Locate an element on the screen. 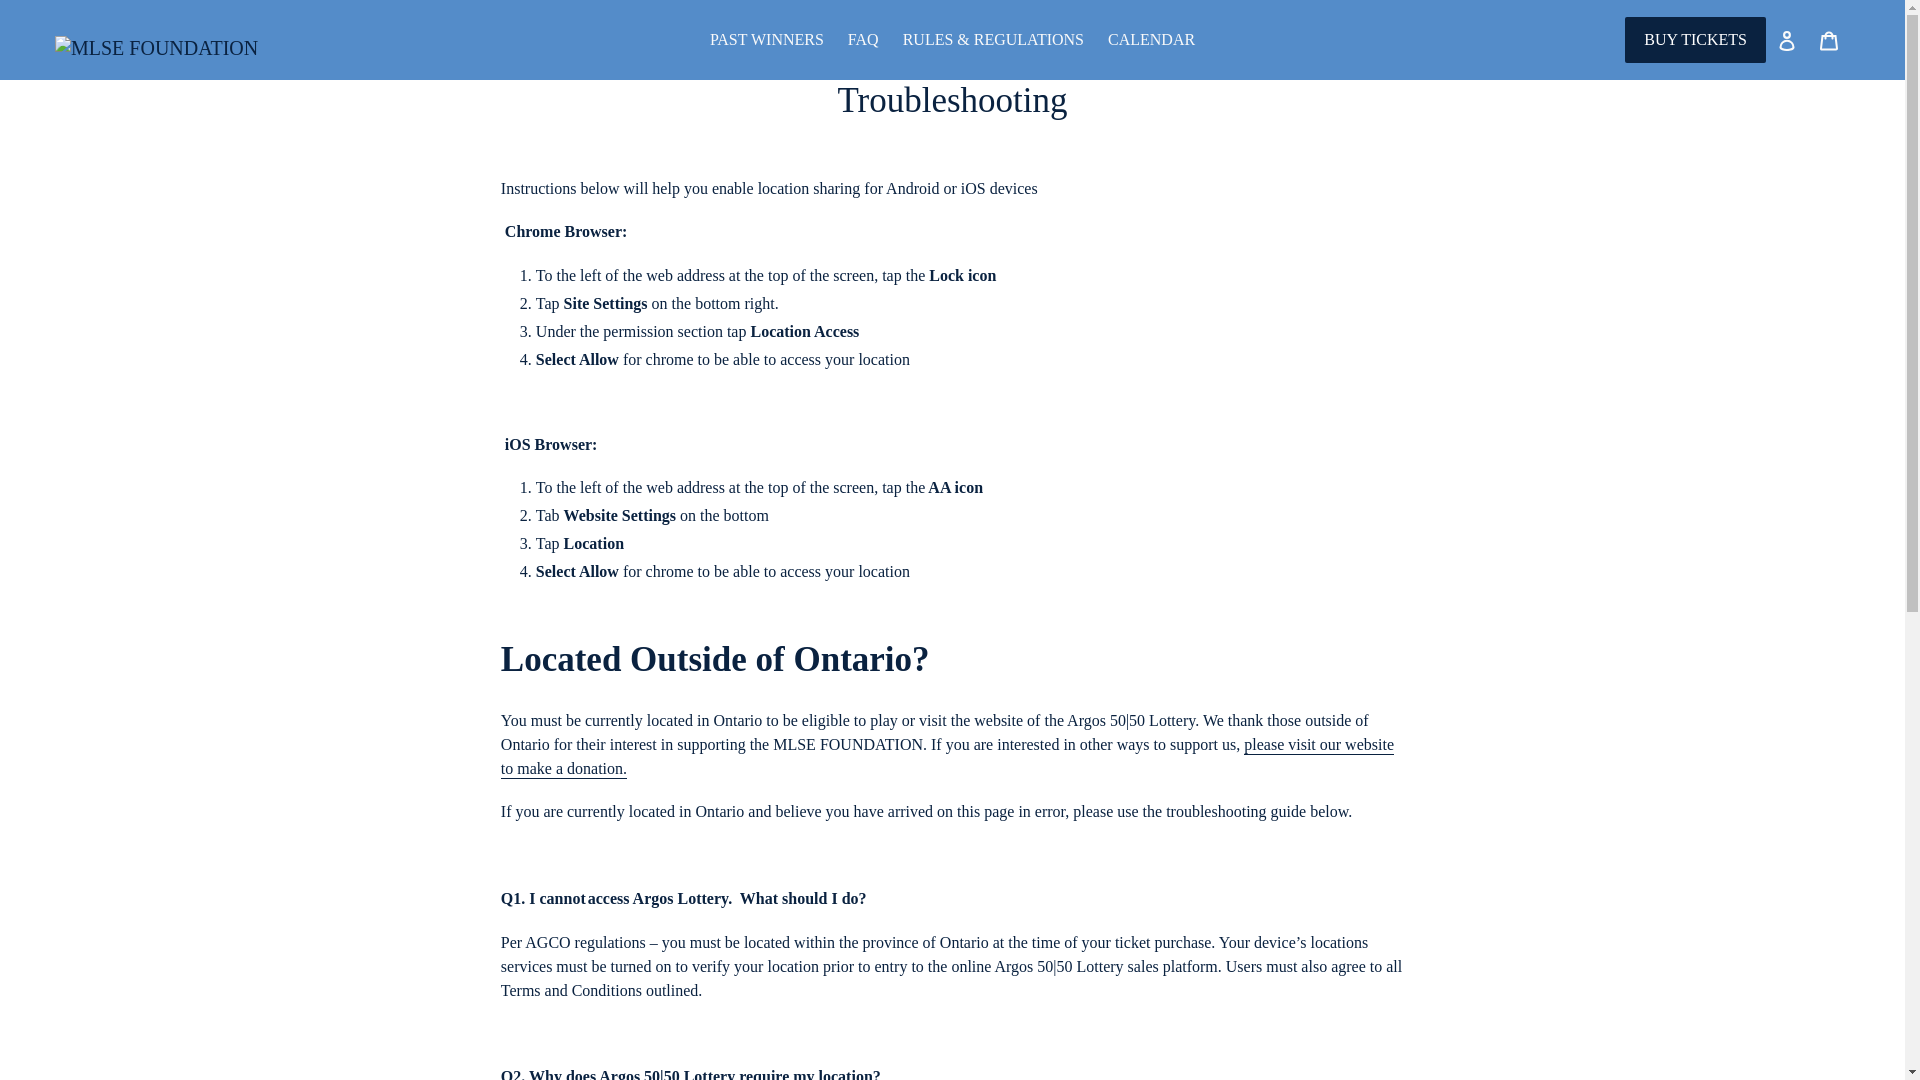  'FAQ' is located at coordinates (863, 39).